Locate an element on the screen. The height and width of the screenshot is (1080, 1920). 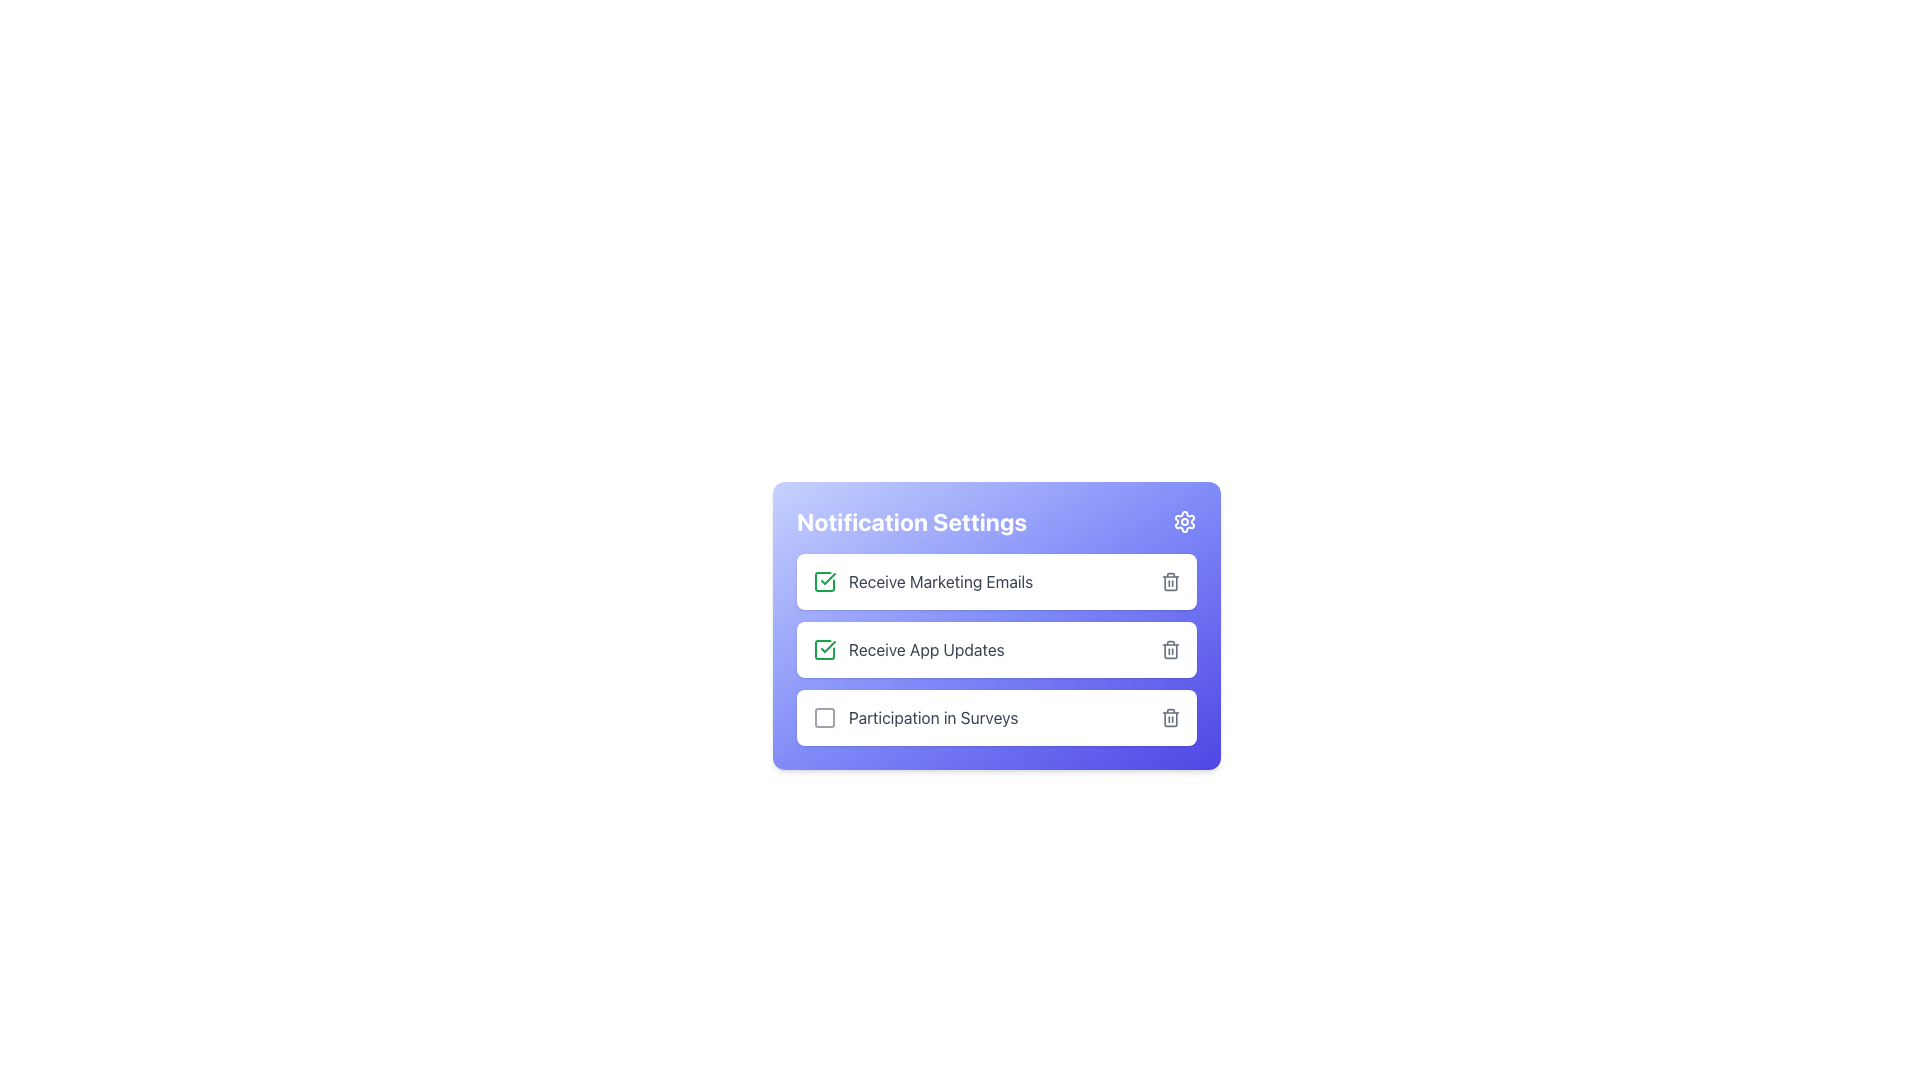
the list item containing the checkbox, label, and action icon for survey participation settings, which is the last item in the notification settings panel is located at coordinates (997, 716).